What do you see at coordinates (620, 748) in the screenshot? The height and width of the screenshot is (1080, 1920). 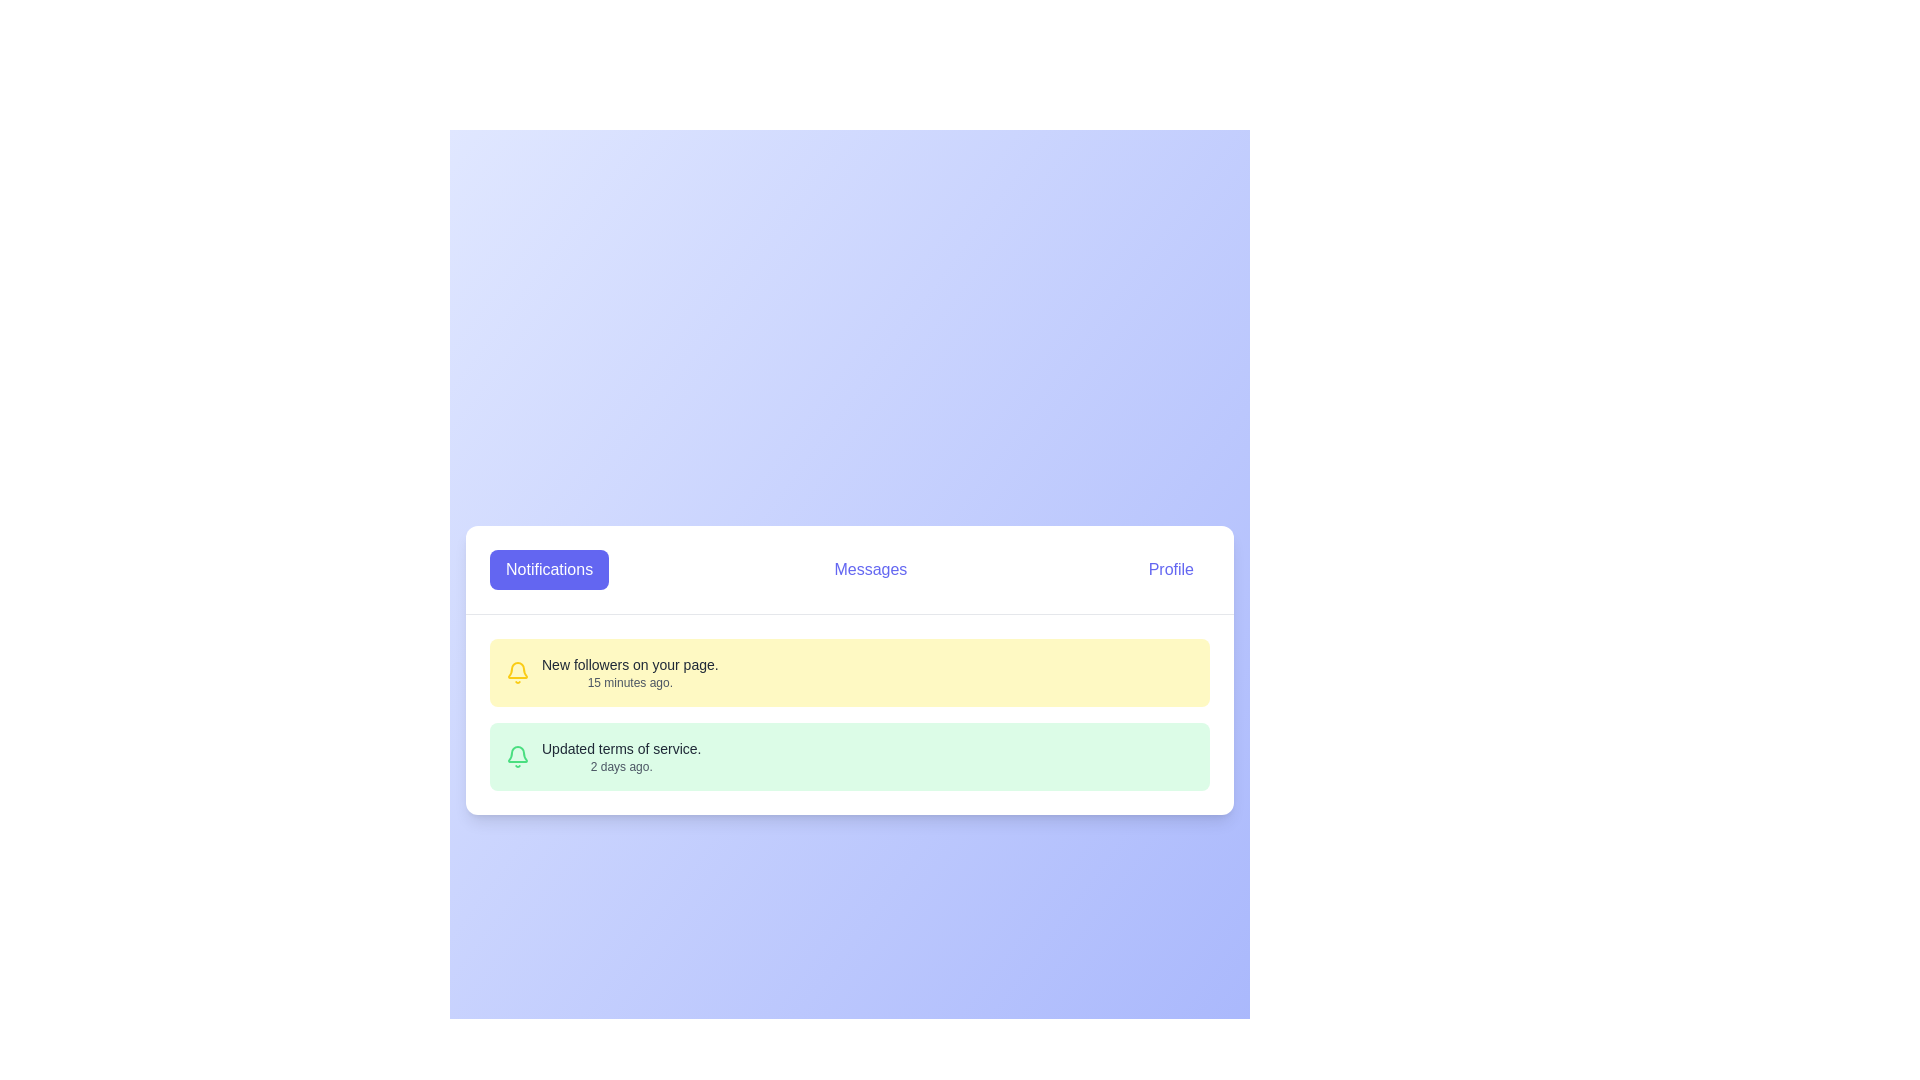 I see `text from the notification header located in the center portion of the interface, which is the first line of text within a green-colored notification card` at bounding box center [620, 748].